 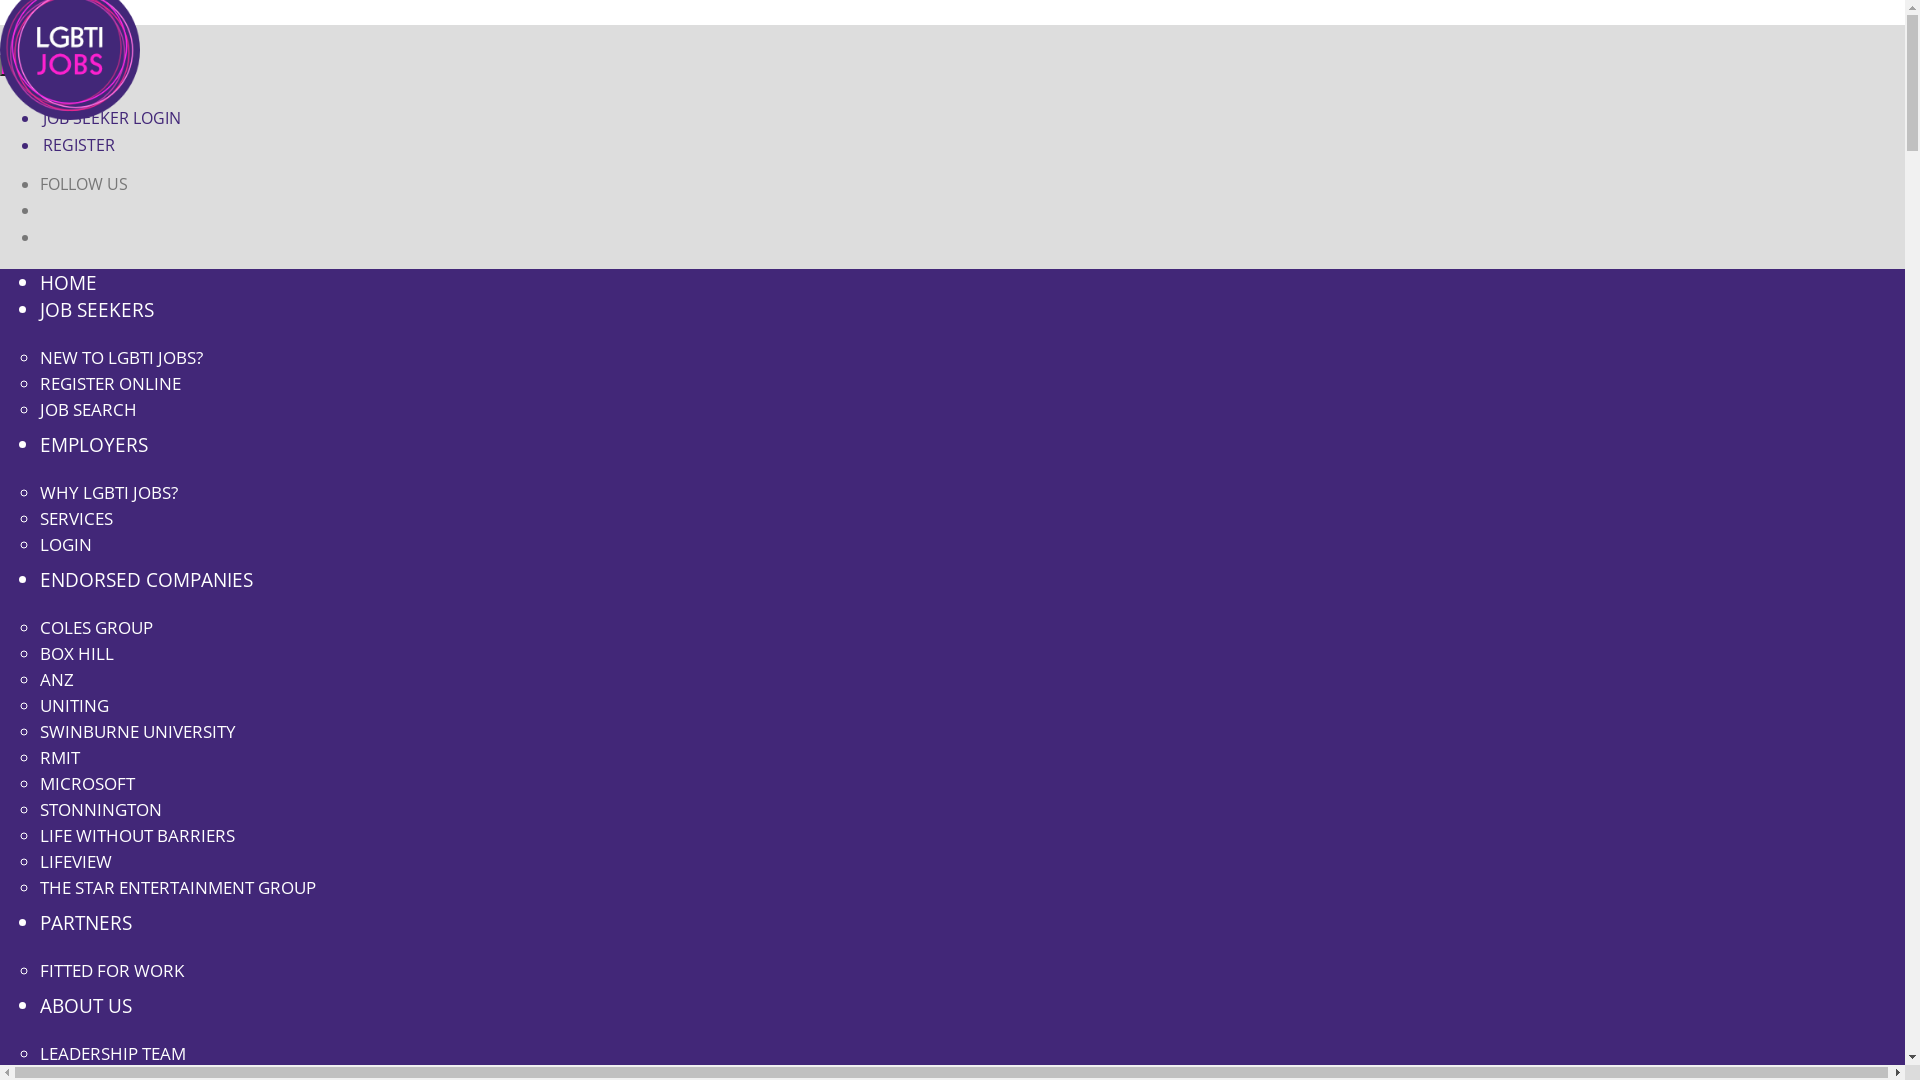 I want to click on 'SERVICES', so click(x=76, y=517).